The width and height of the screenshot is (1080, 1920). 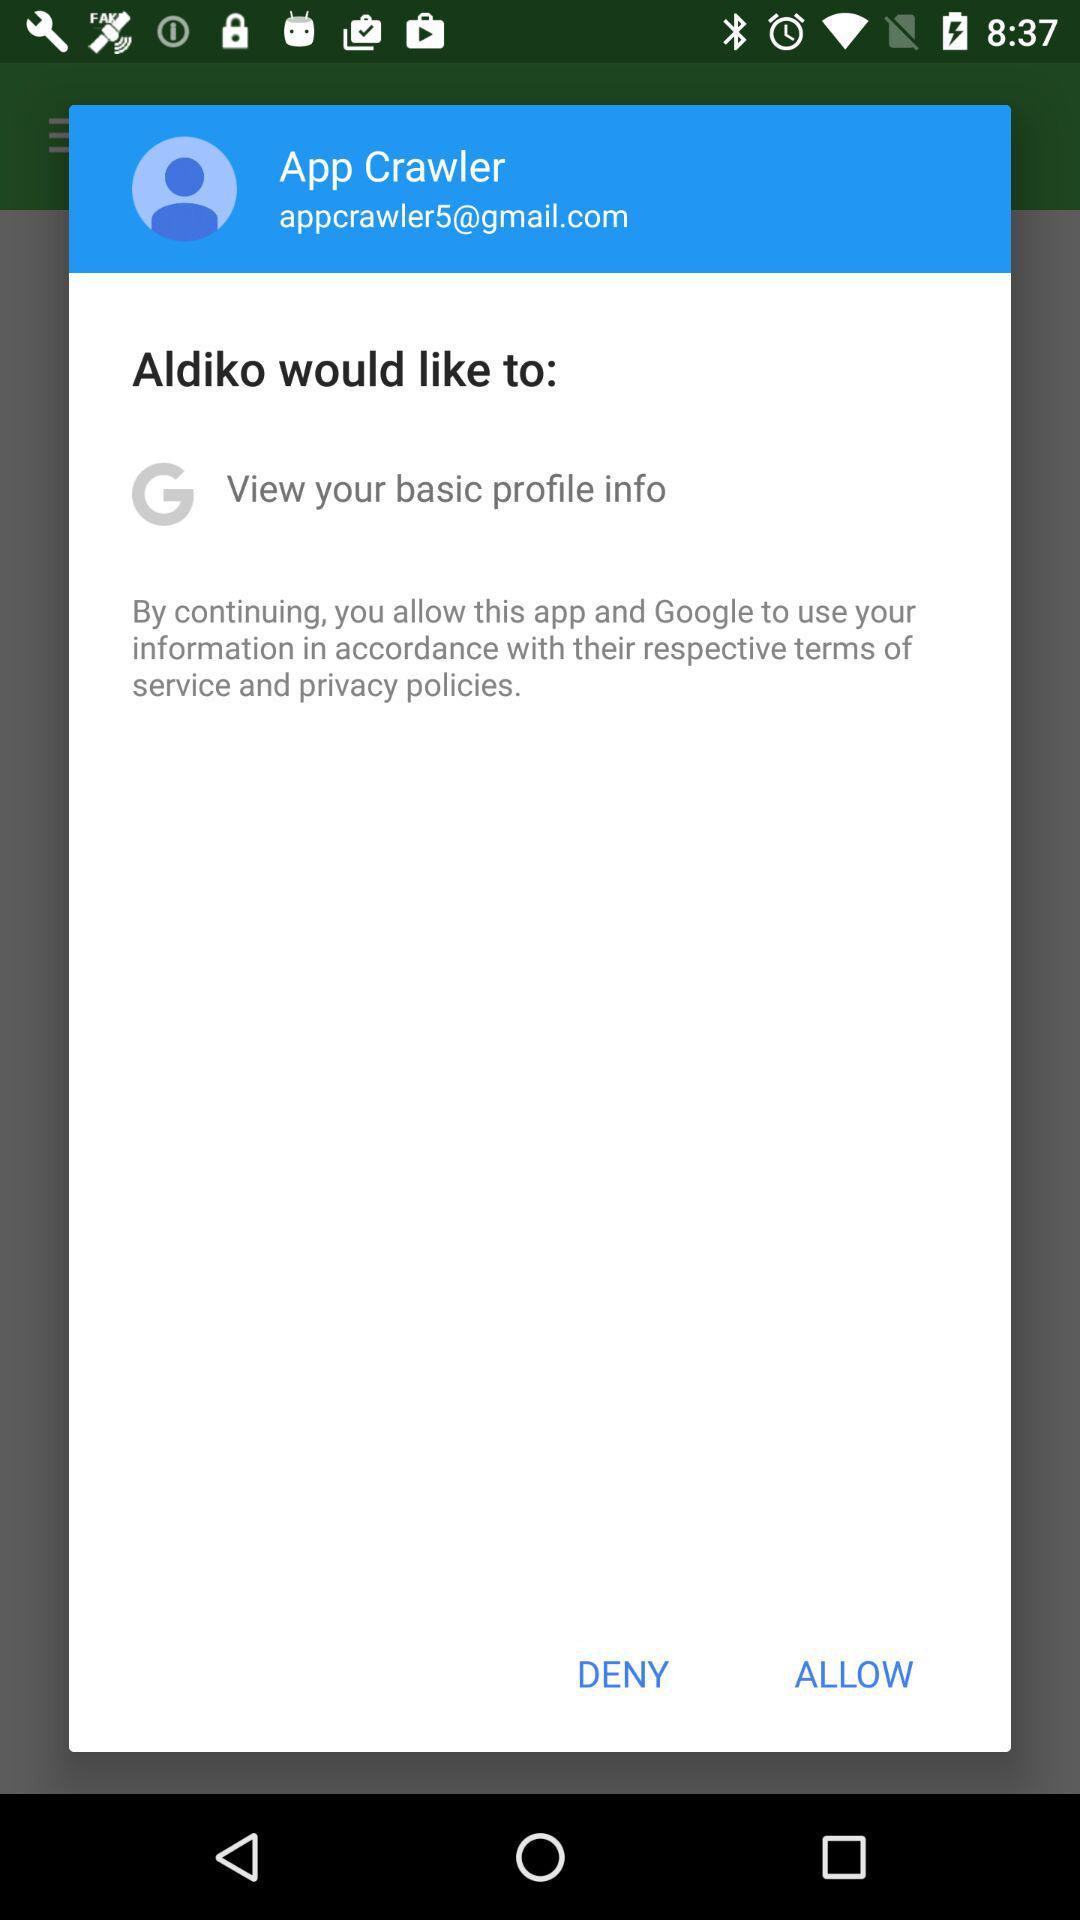 I want to click on item below the by continuing you, so click(x=621, y=1673).